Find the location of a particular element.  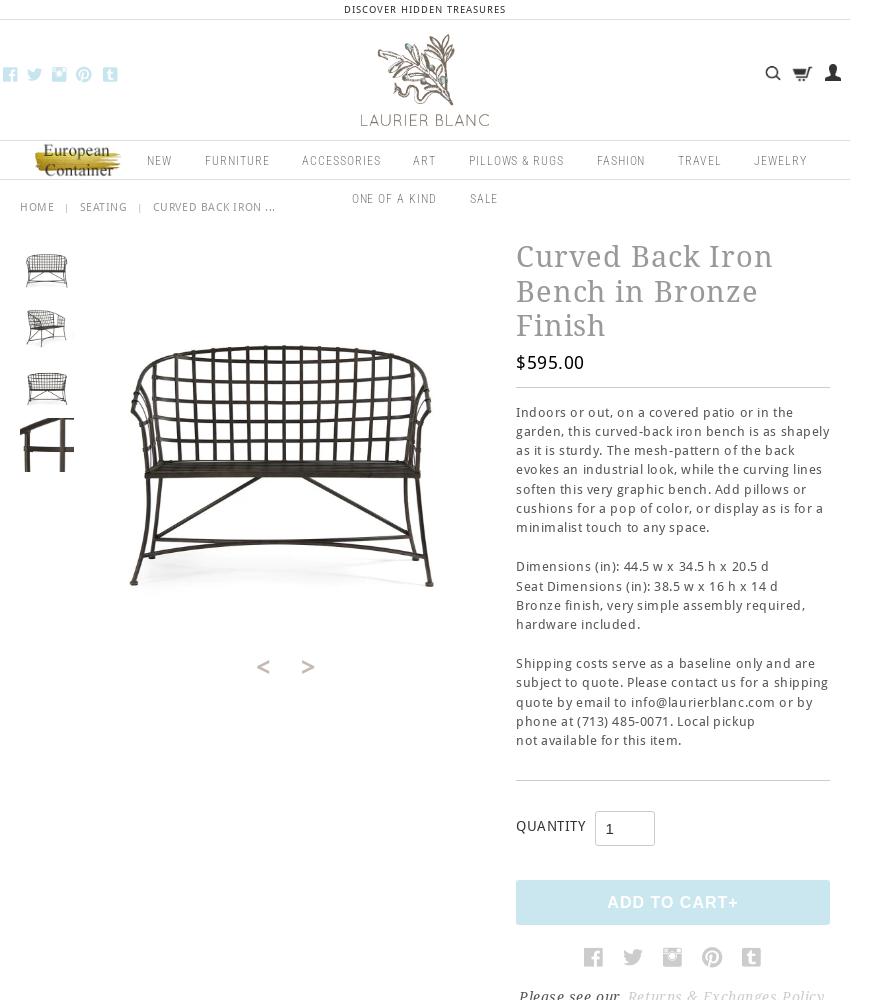

'>' is located at coordinates (307, 666).